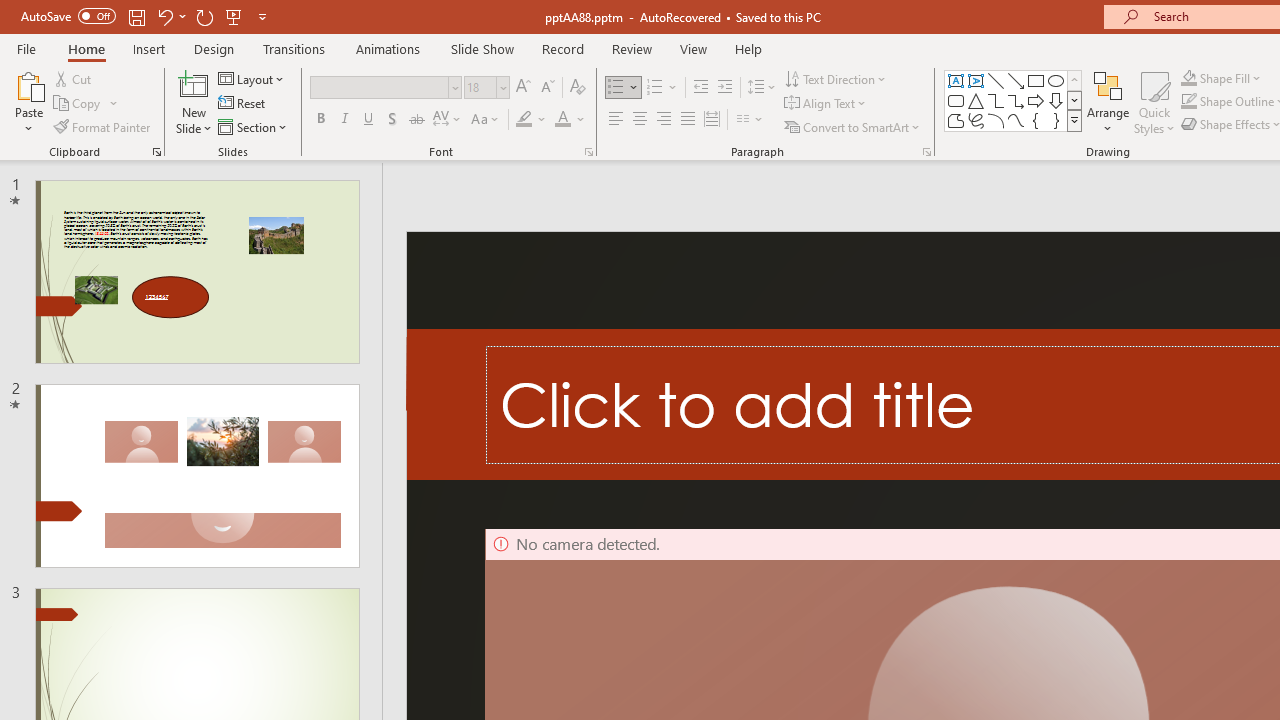 The height and width of the screenshot is (720, 1280). I want to click on 'Bullets', so click(615, 86).